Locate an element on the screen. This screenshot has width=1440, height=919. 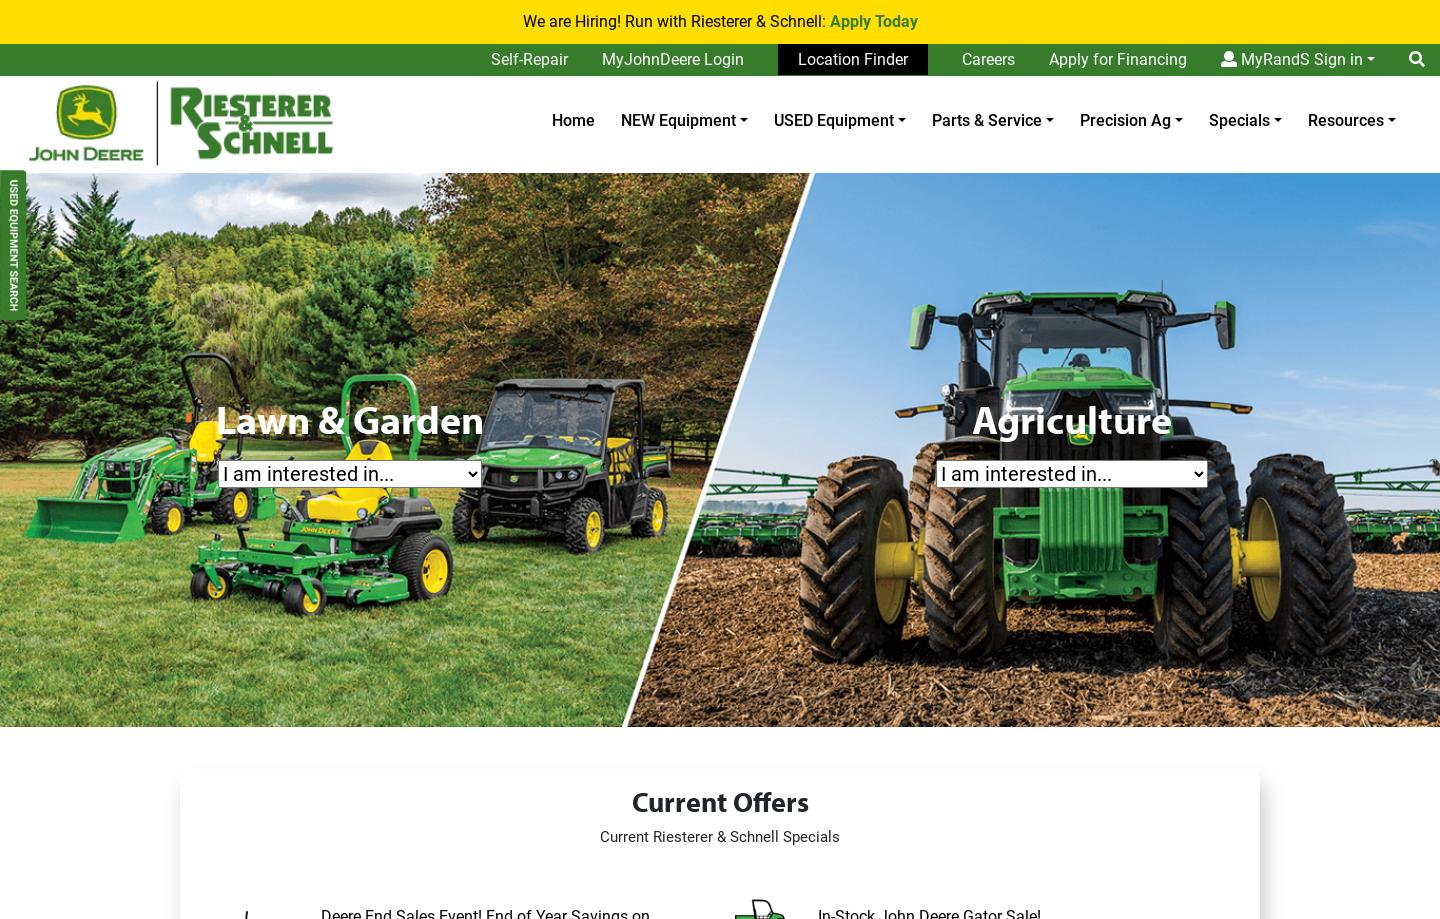
'MyJohnDeere Login' is located at coordinates (672, 59).